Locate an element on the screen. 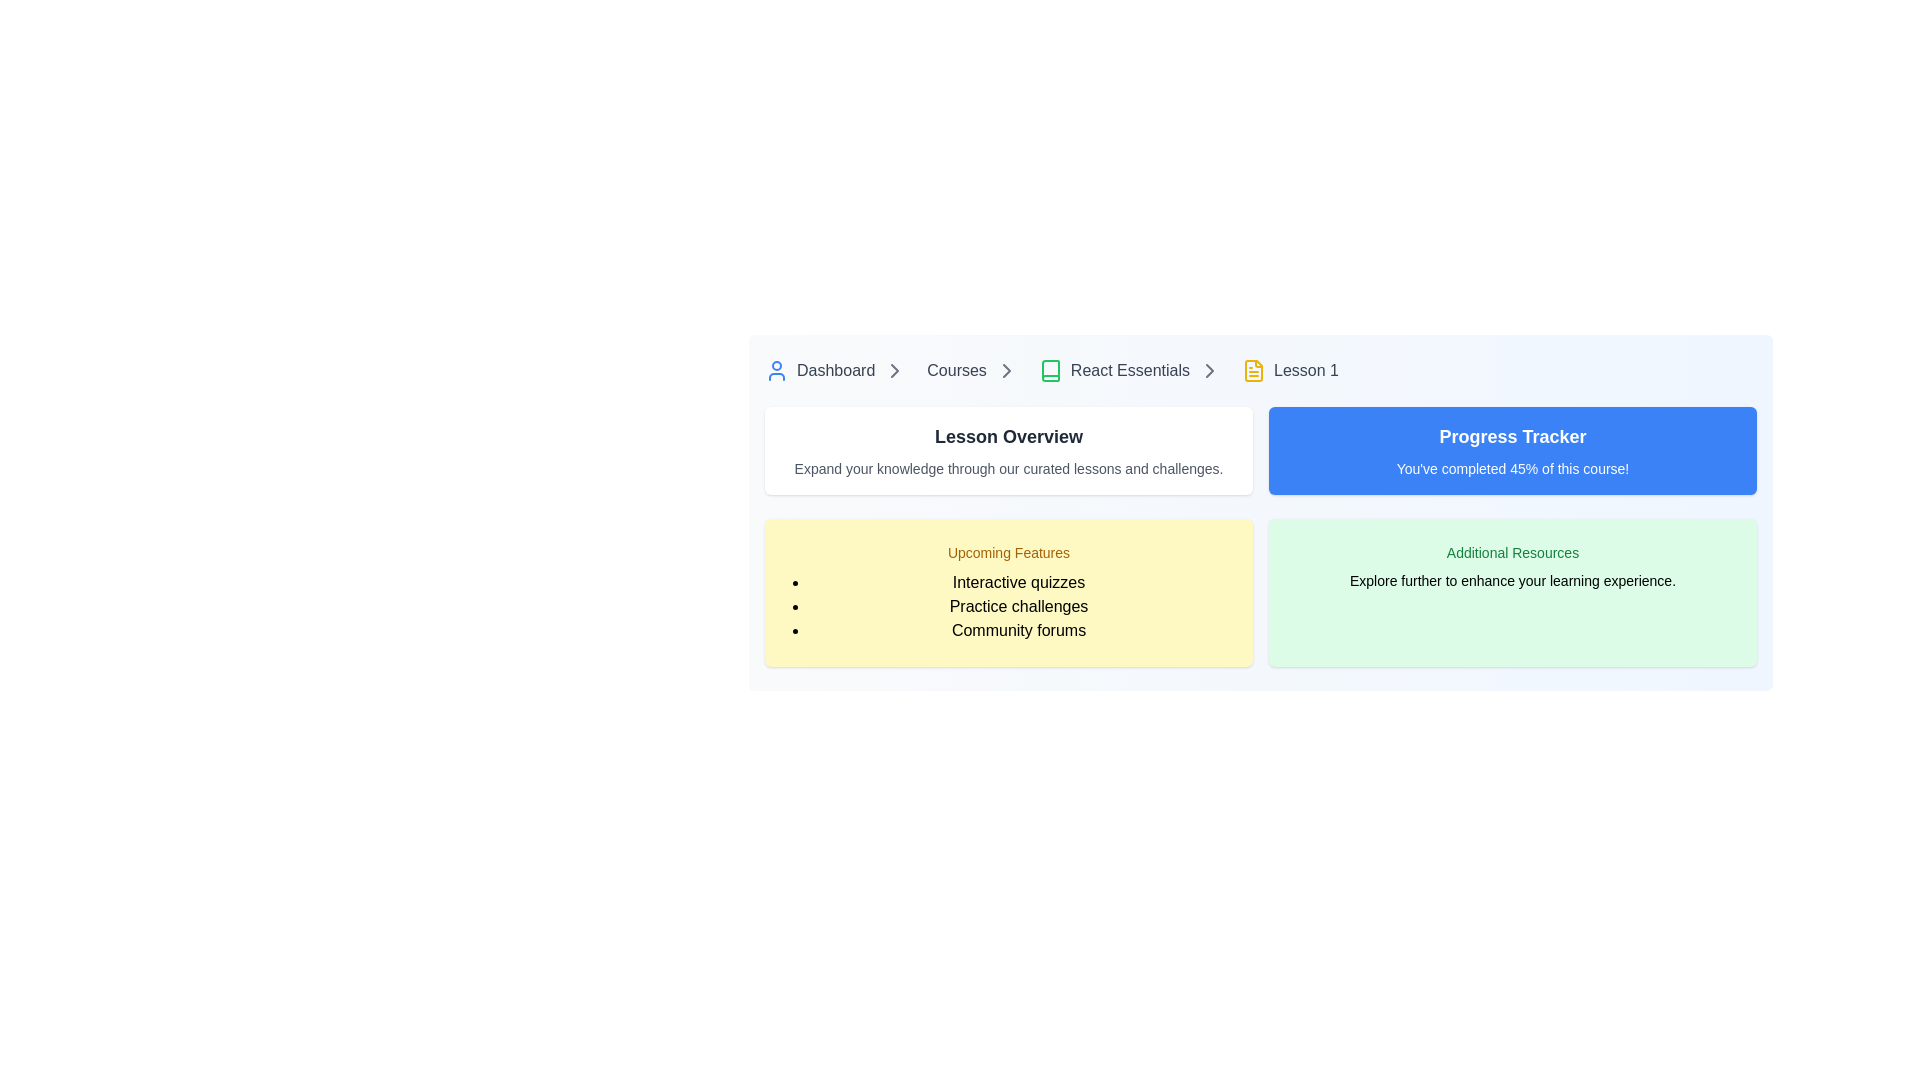 The height and width of the screenshot is (1080, 1920). the informational text label that guides users to community forums, located in the bullet list under 'Upcoming Features' within a yellow panel is located at coordinates (1018, 631).